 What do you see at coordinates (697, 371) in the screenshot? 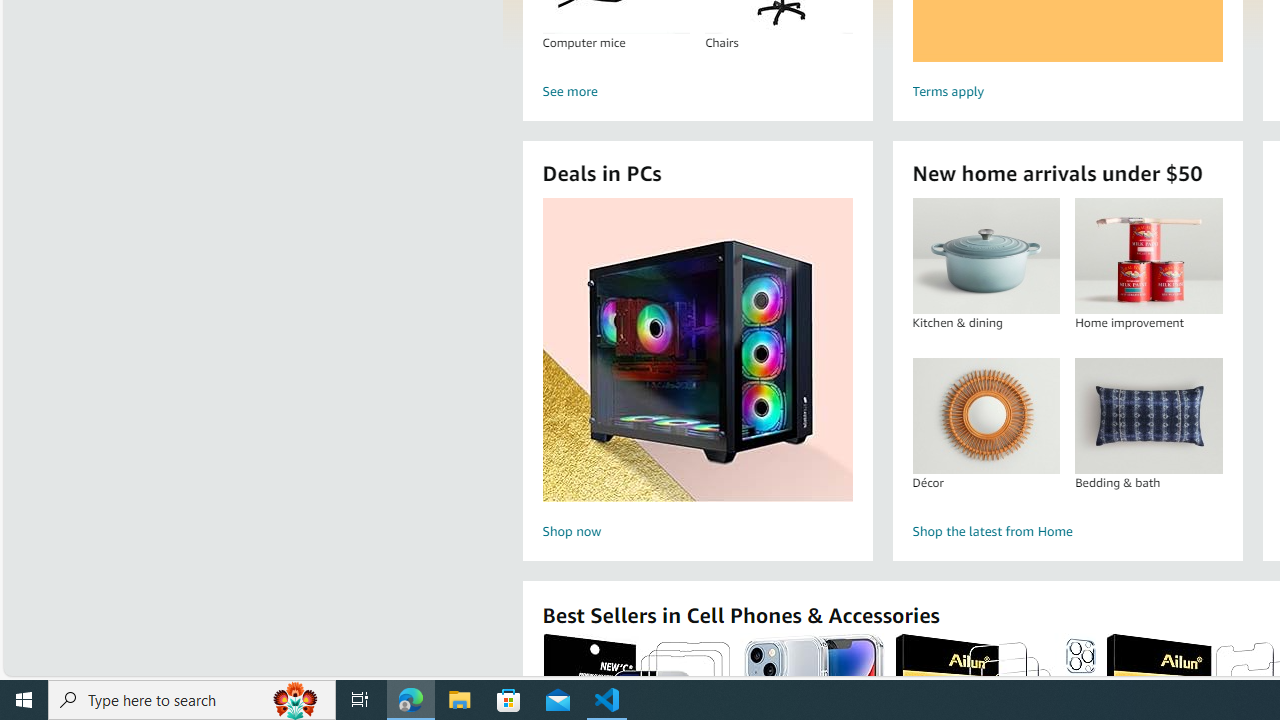
I see `'Deals in PCs Shop now'` at bounding box center [697, 371].